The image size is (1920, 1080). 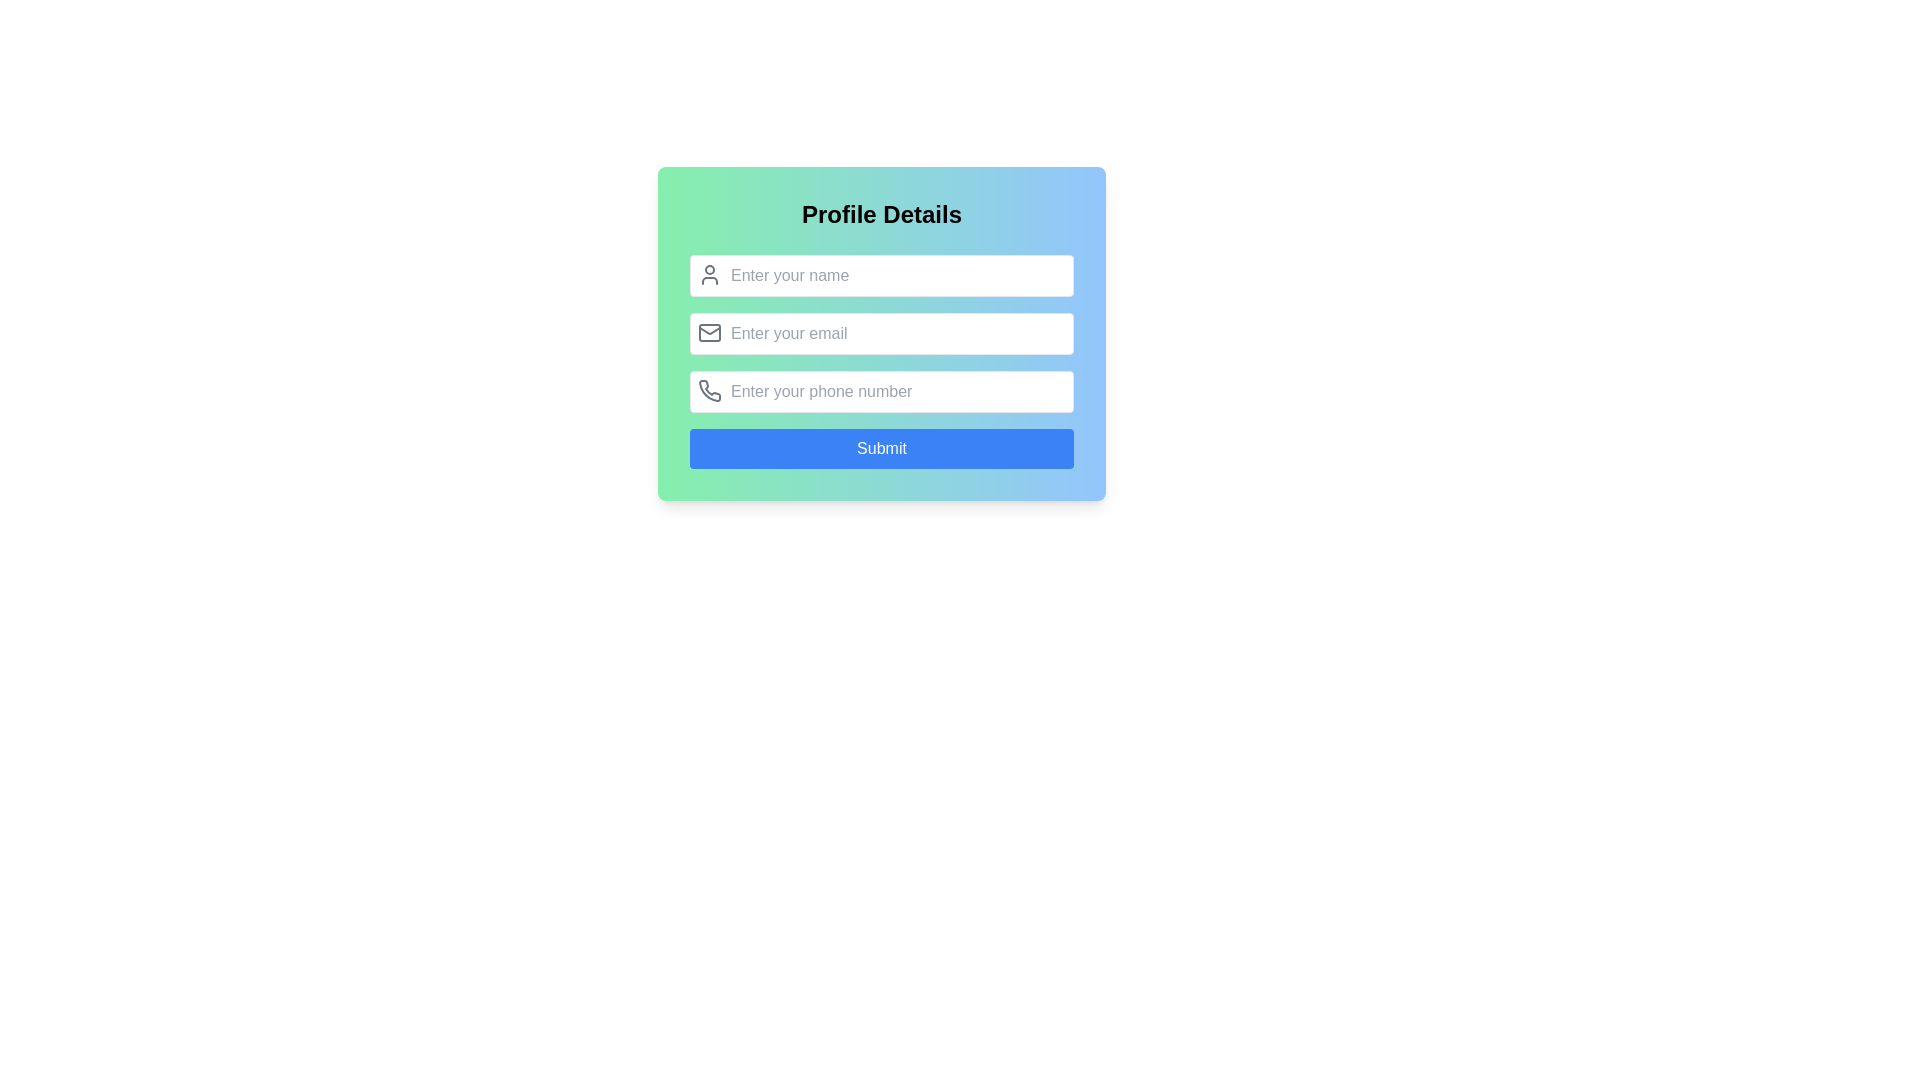 What do you see at coordinates (881, 392) in the screenshot?
I see `the text input field labeled 'Enter your phone number', which is styled with rounded corners and features a phone icon to its left` at bounding box center [881, 392].